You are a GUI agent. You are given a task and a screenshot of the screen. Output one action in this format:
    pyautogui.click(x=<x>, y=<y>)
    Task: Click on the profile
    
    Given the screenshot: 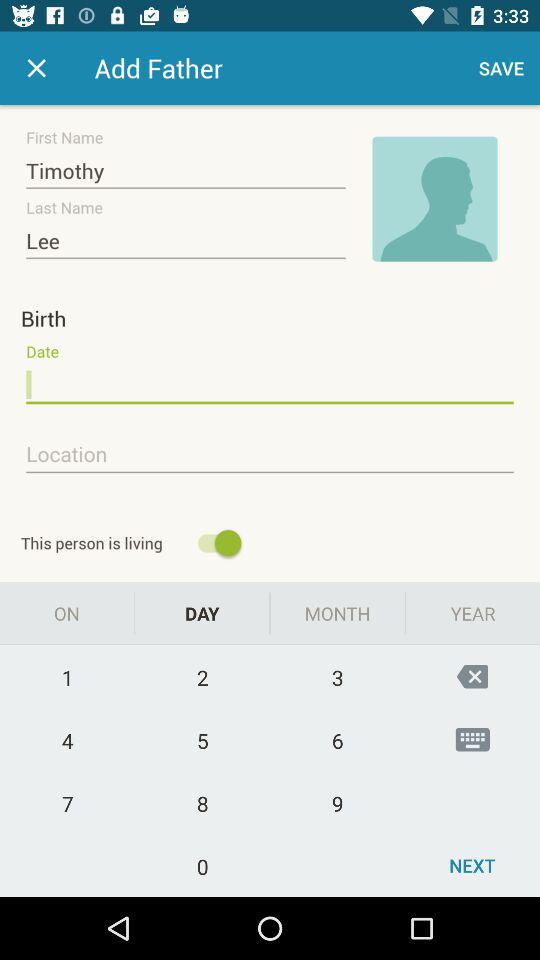 What is the action you would take?
    pyautogui.click(x=434, y=199)
    